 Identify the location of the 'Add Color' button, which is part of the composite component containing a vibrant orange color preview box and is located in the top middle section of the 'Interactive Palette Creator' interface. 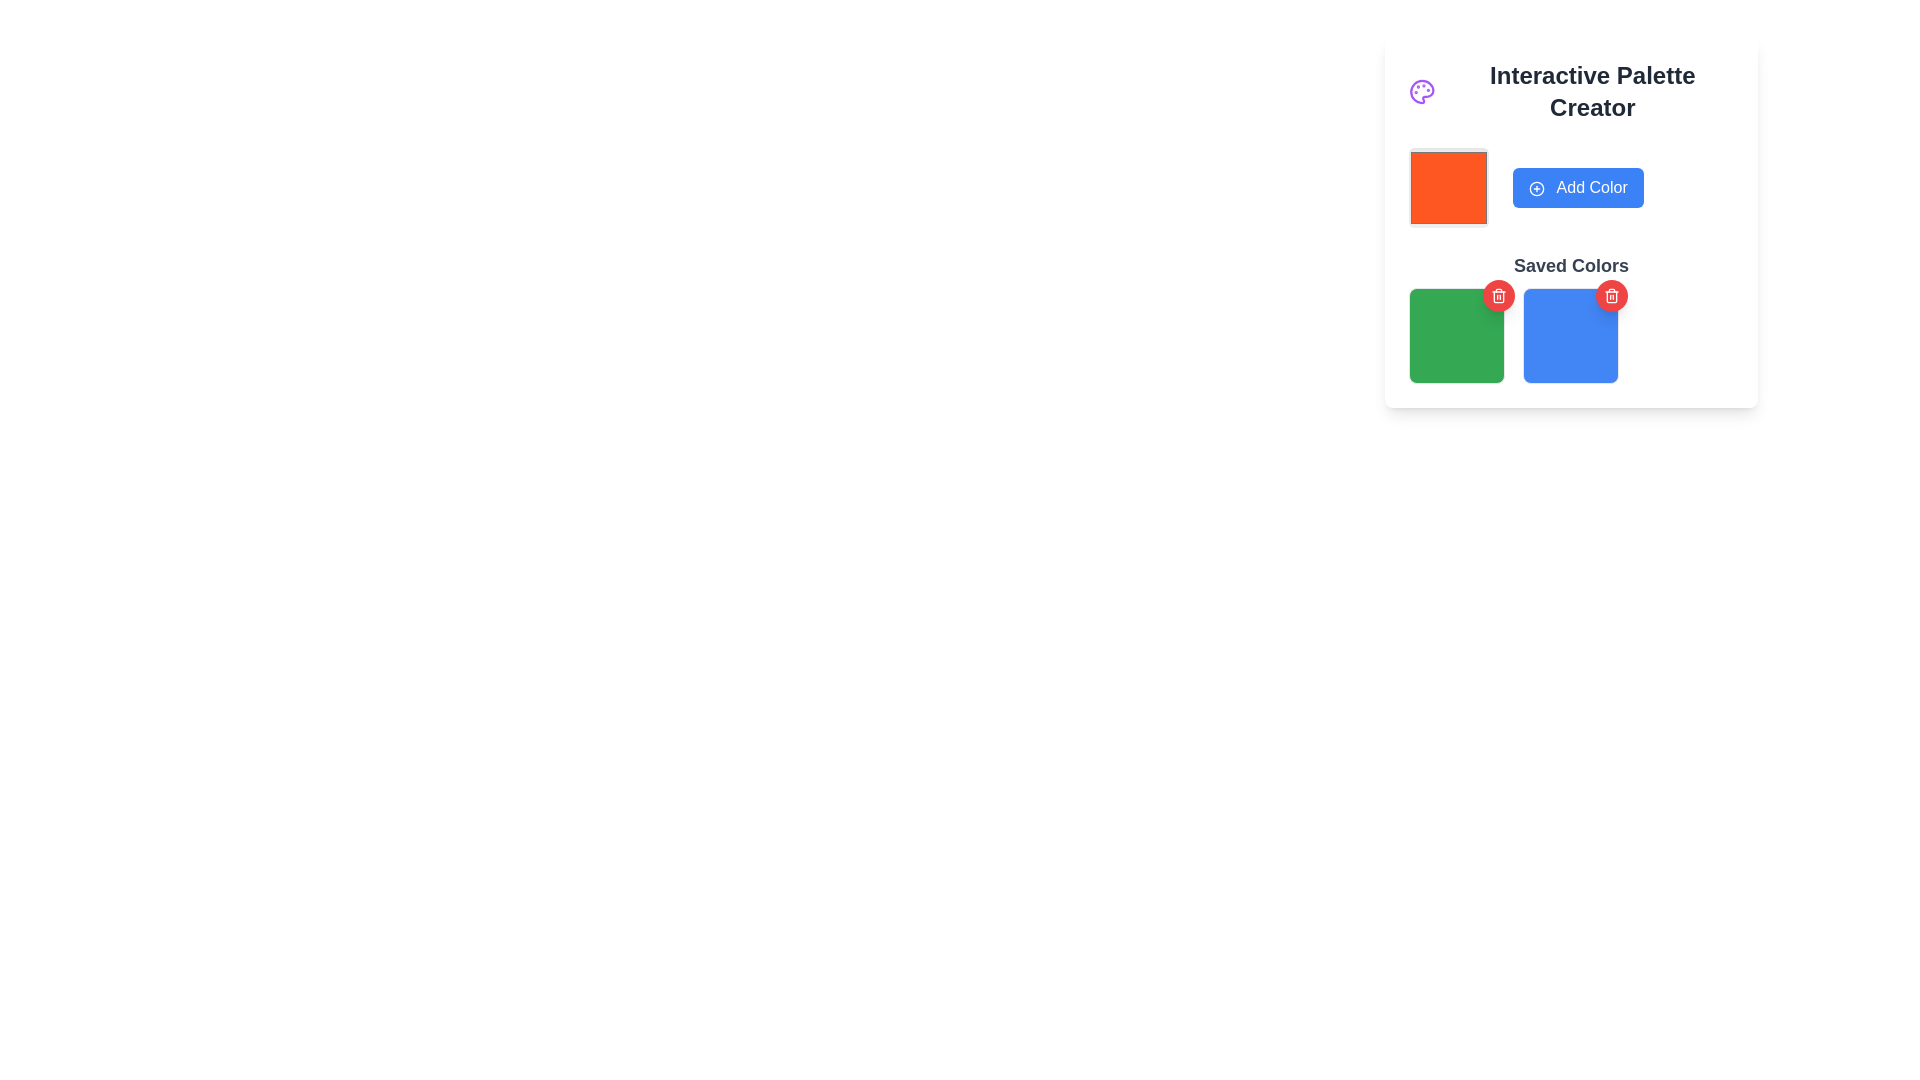
(1570, 188).